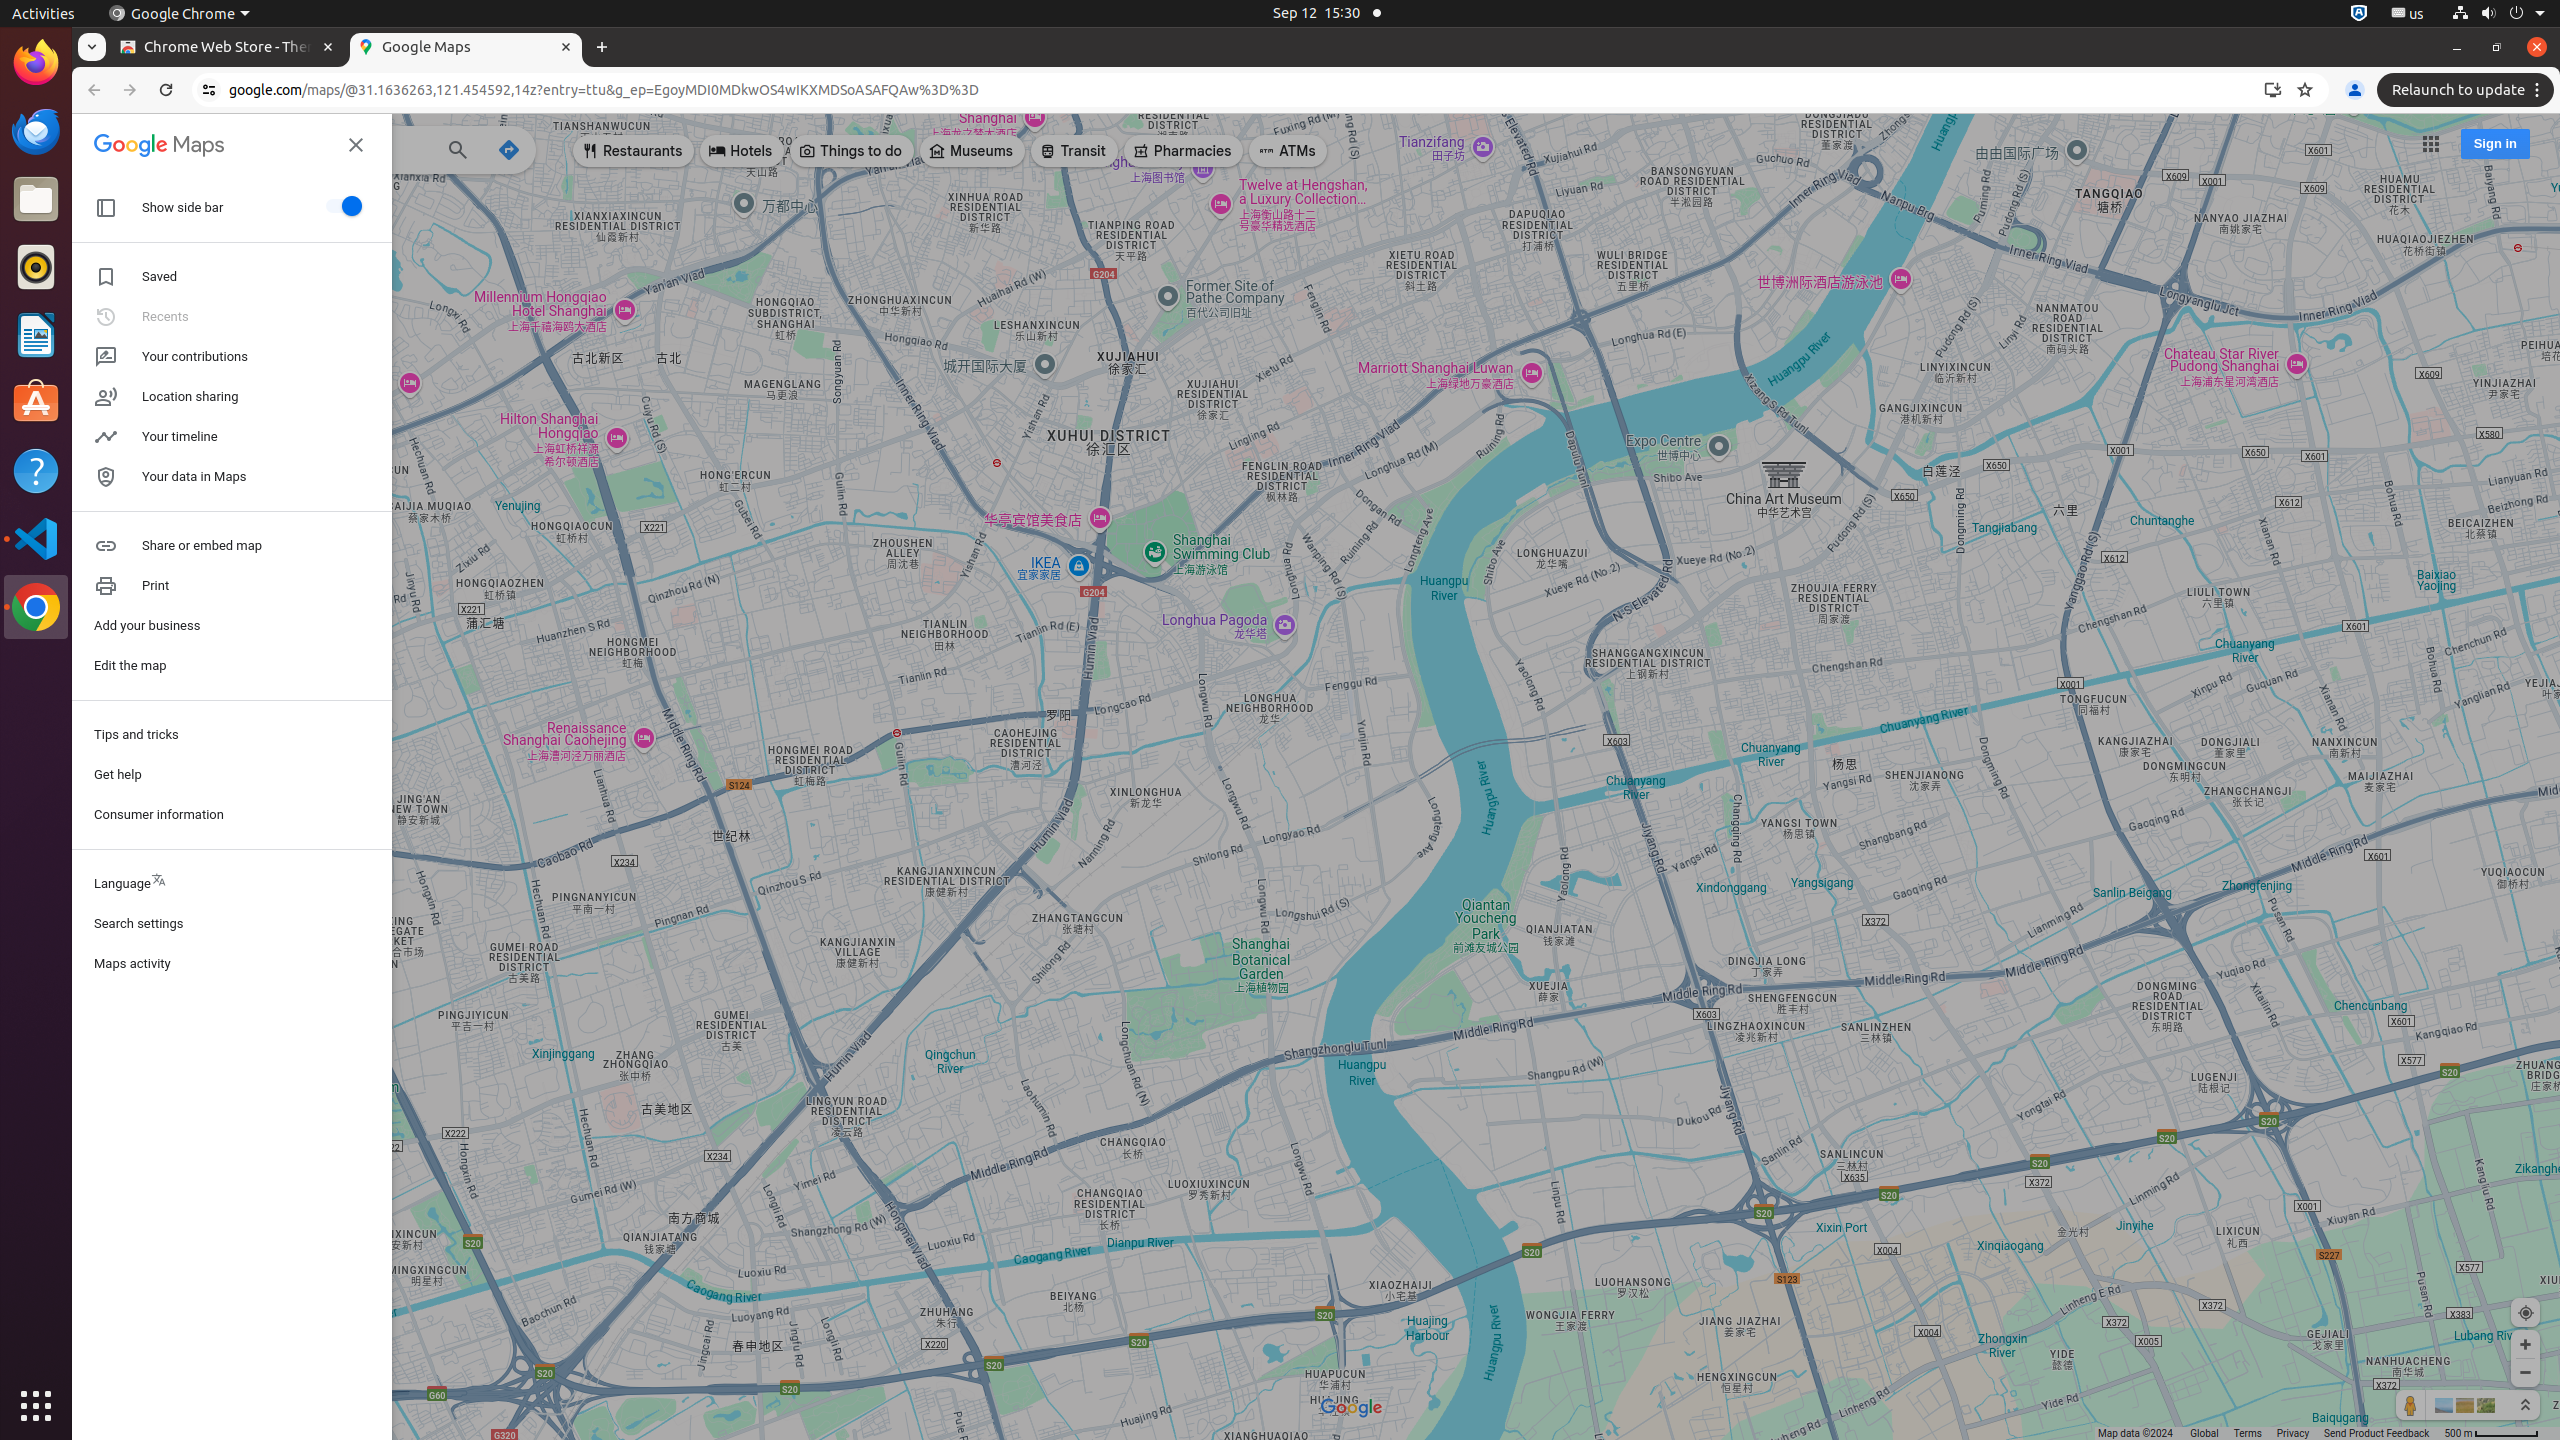 The height and width of the screenshot is (1440, 2560). What do you see at coordinates (2376, 1432) in the screenshot?
I see `'Send Product Feedback'` at bounding box center [2376, 1432].